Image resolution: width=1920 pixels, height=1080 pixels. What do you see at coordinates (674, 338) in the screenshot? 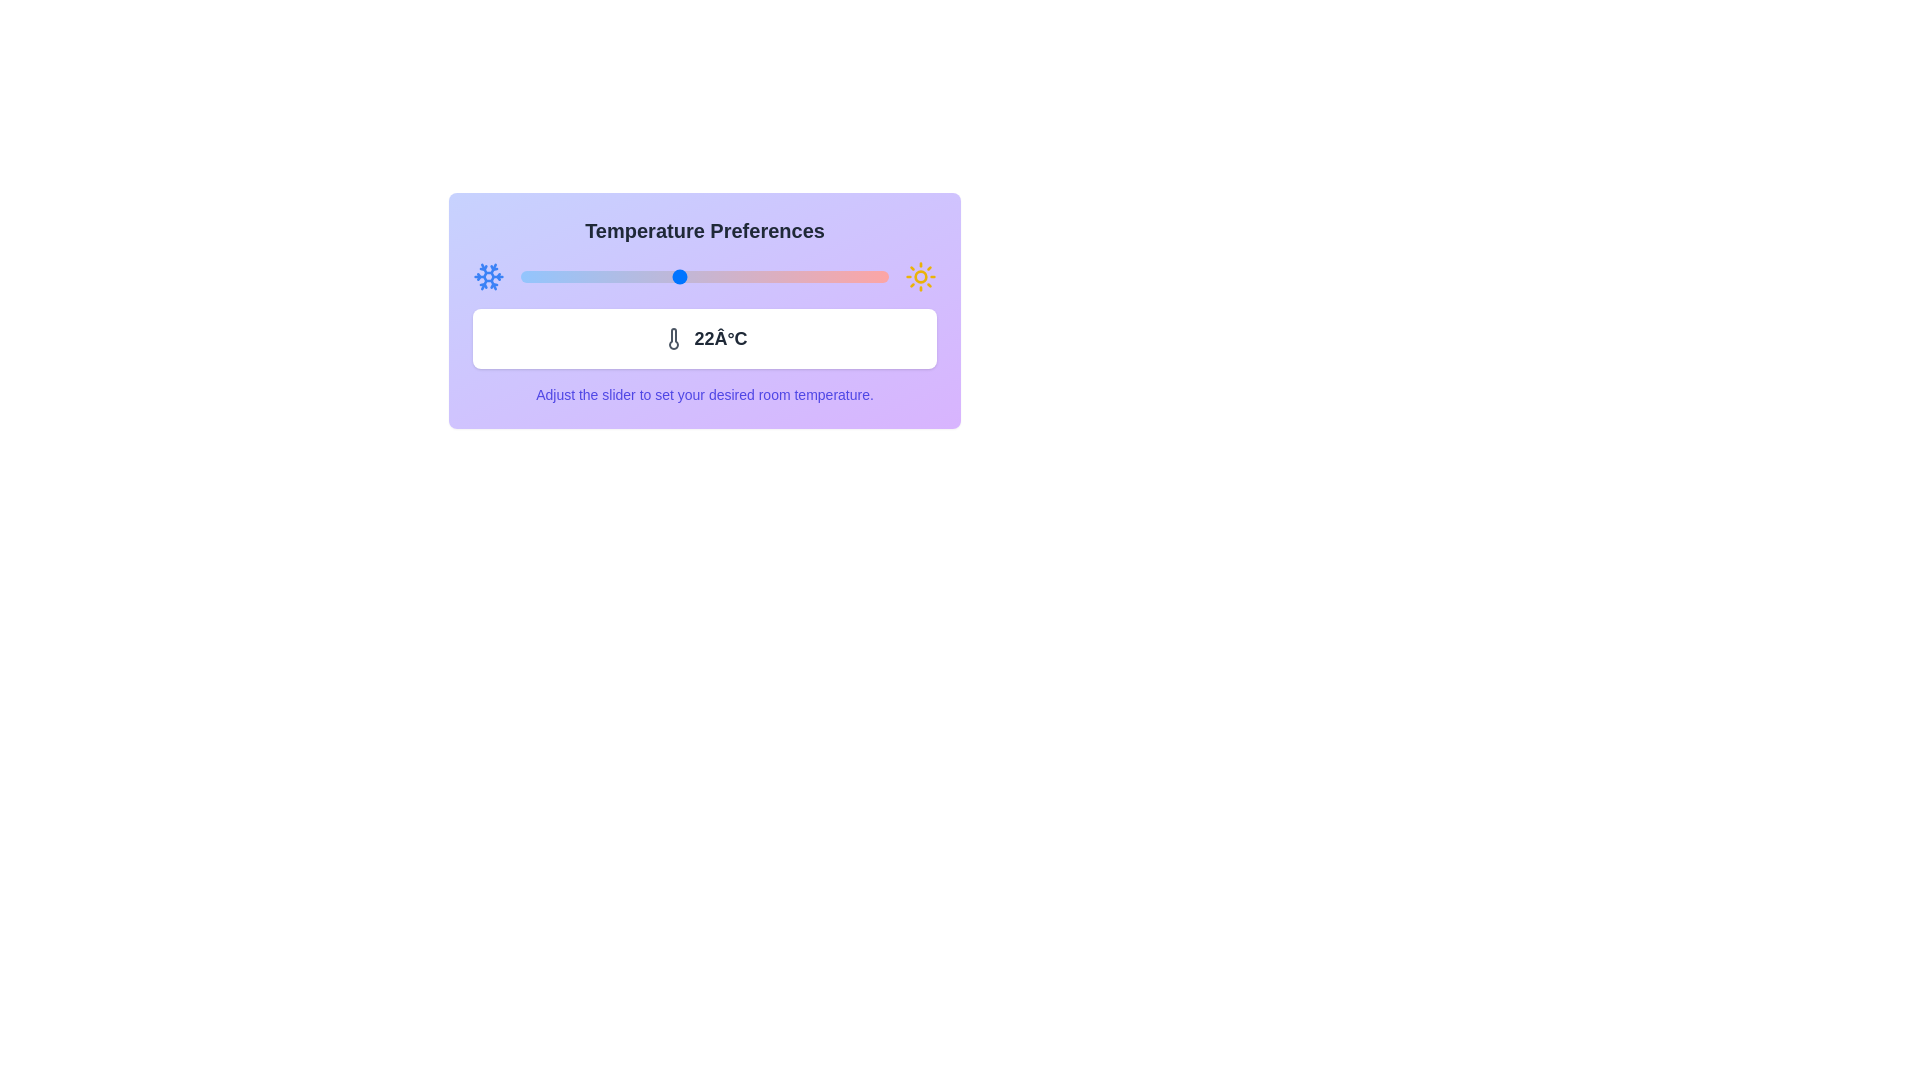
I see `the thermometer icon to observe its details` at bounding box center [674, 338].